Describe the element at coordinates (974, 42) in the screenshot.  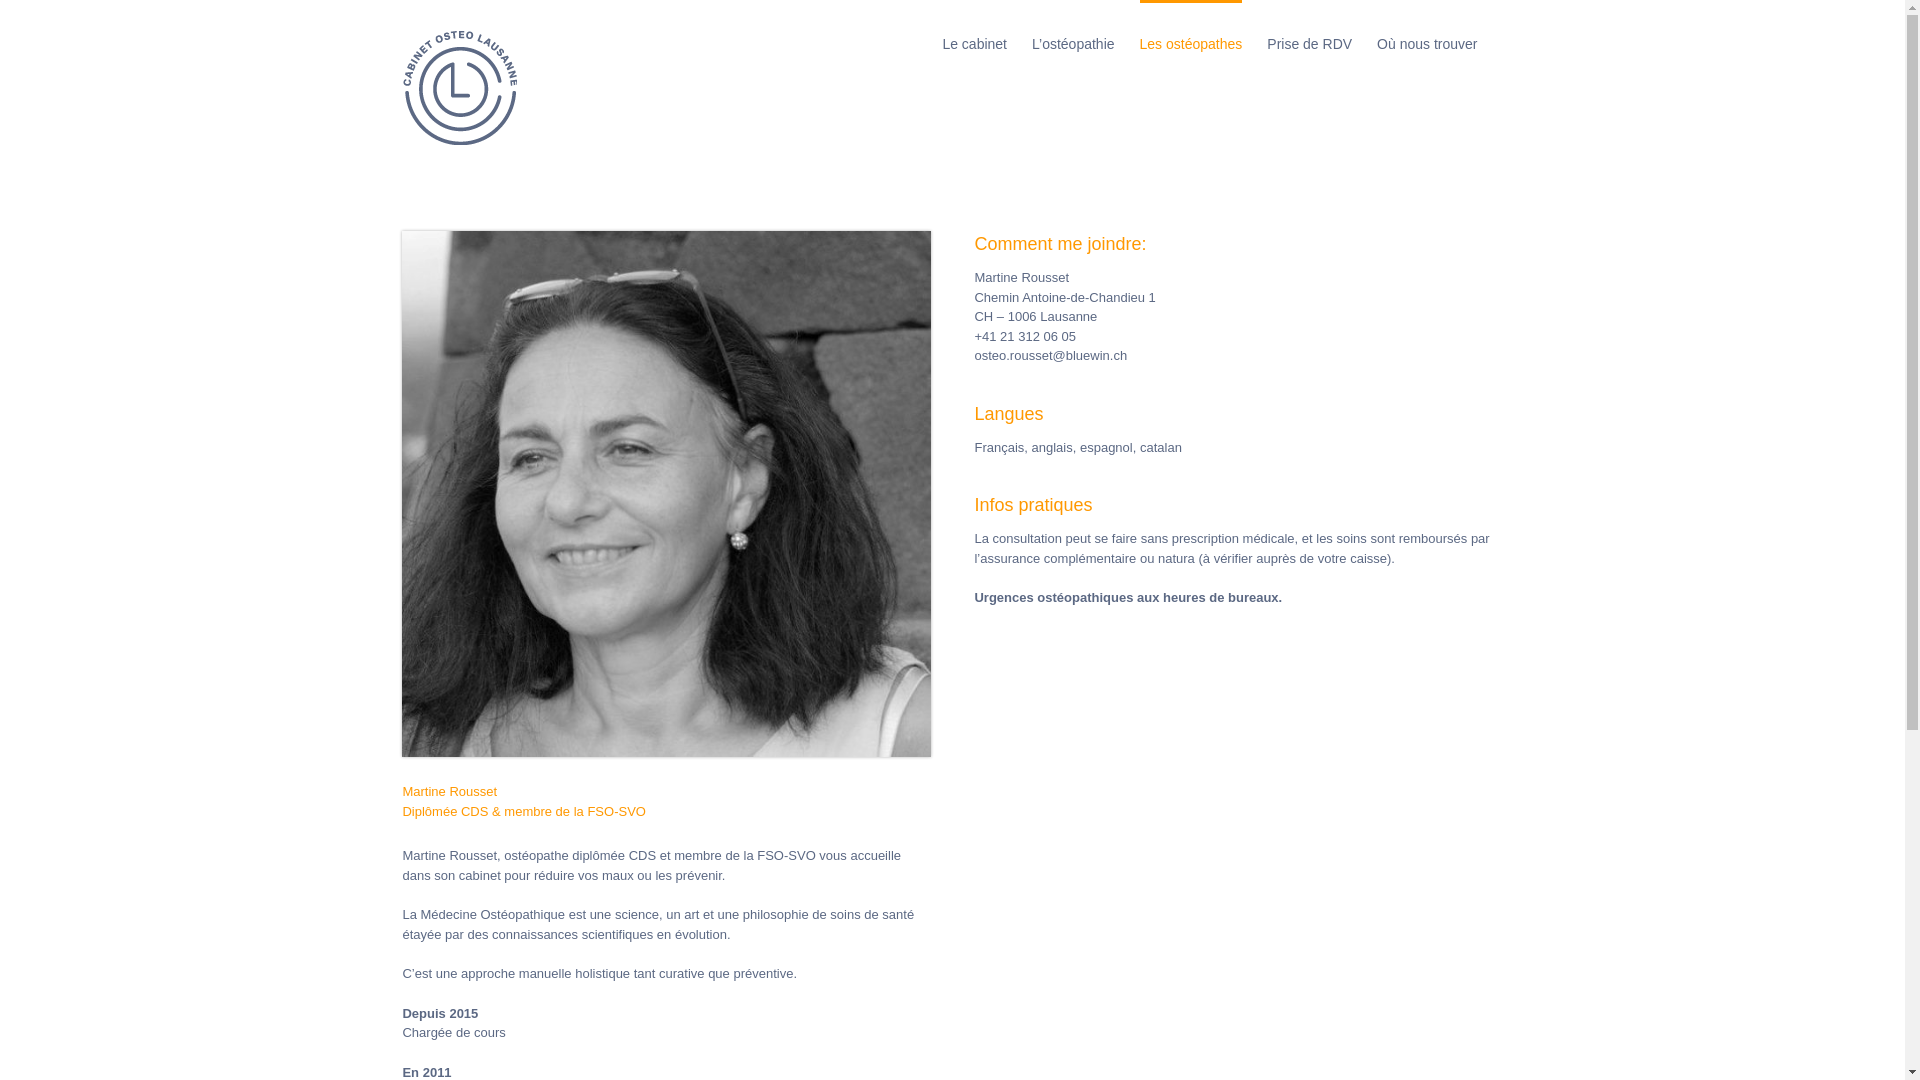
I see `'Le cabinet'` at that location.